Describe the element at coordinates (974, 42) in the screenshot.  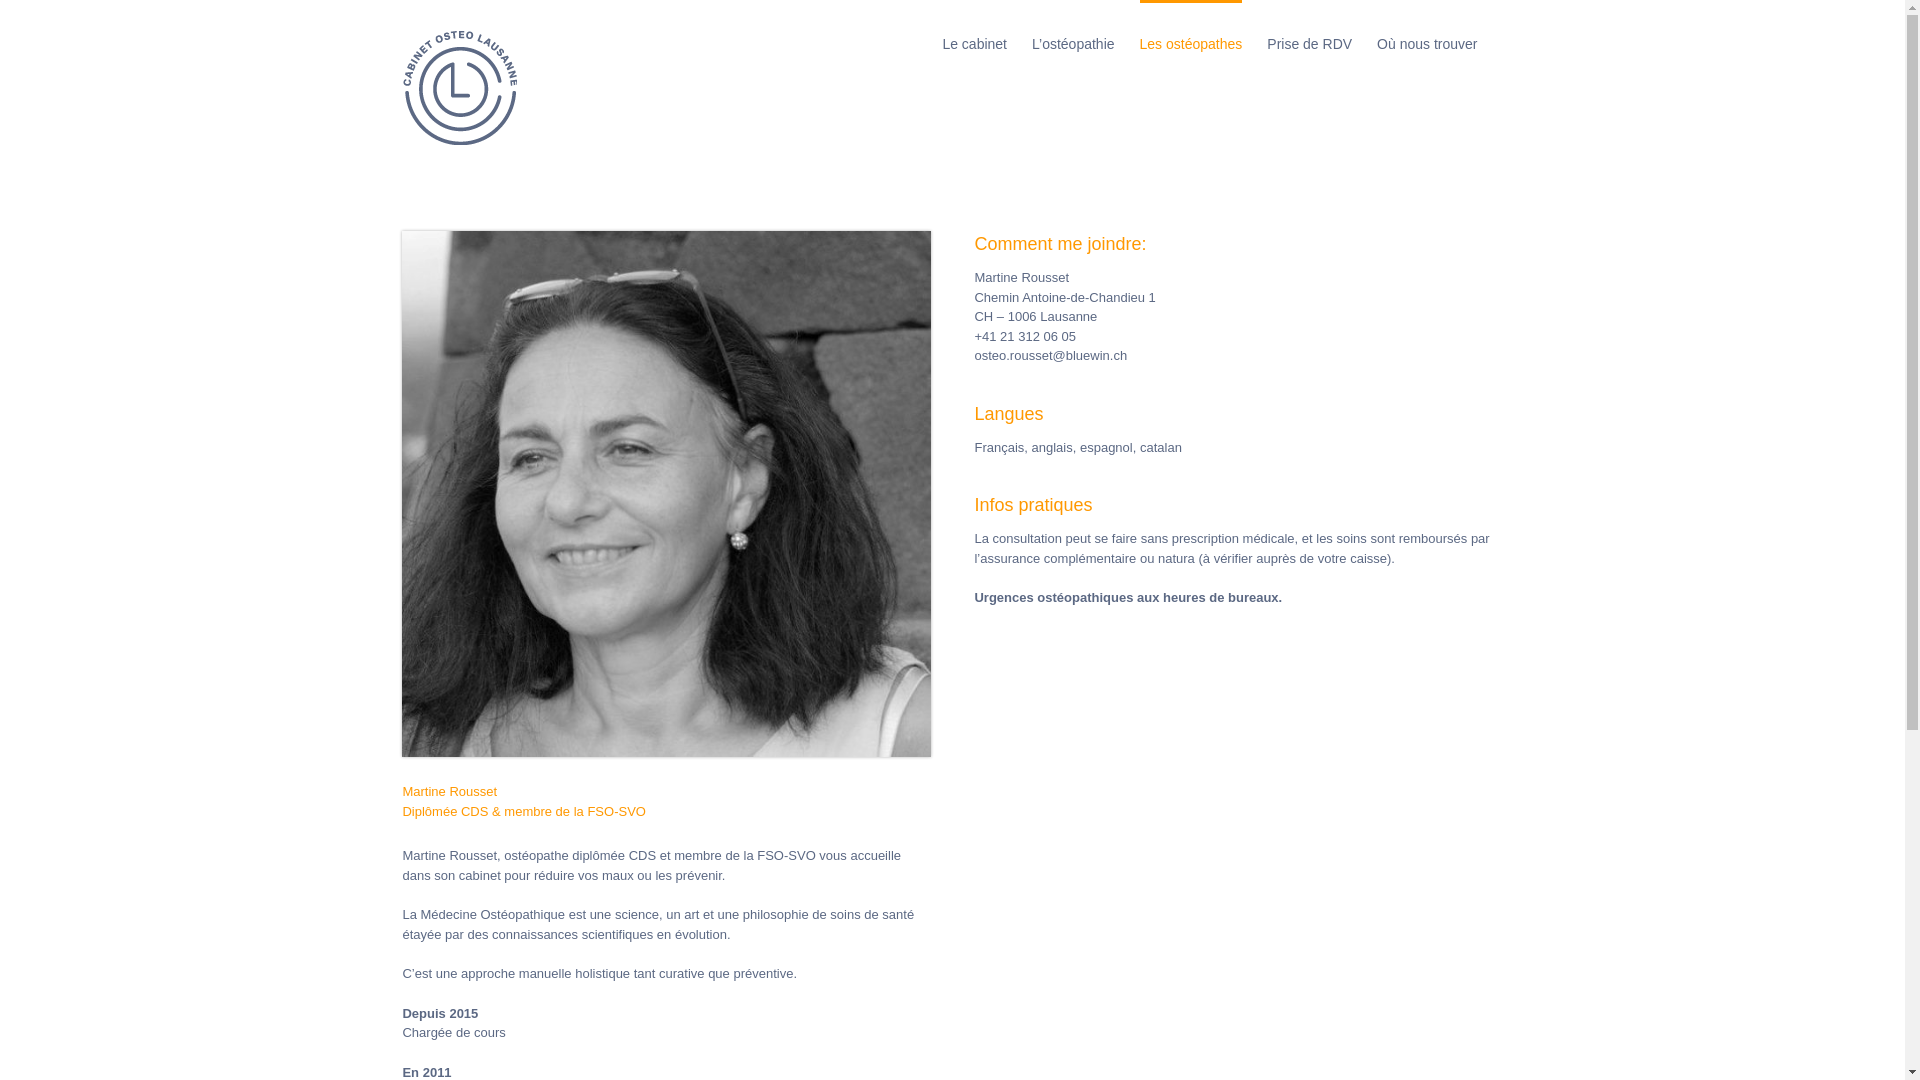
I see `'Le cabinet'` at that location.